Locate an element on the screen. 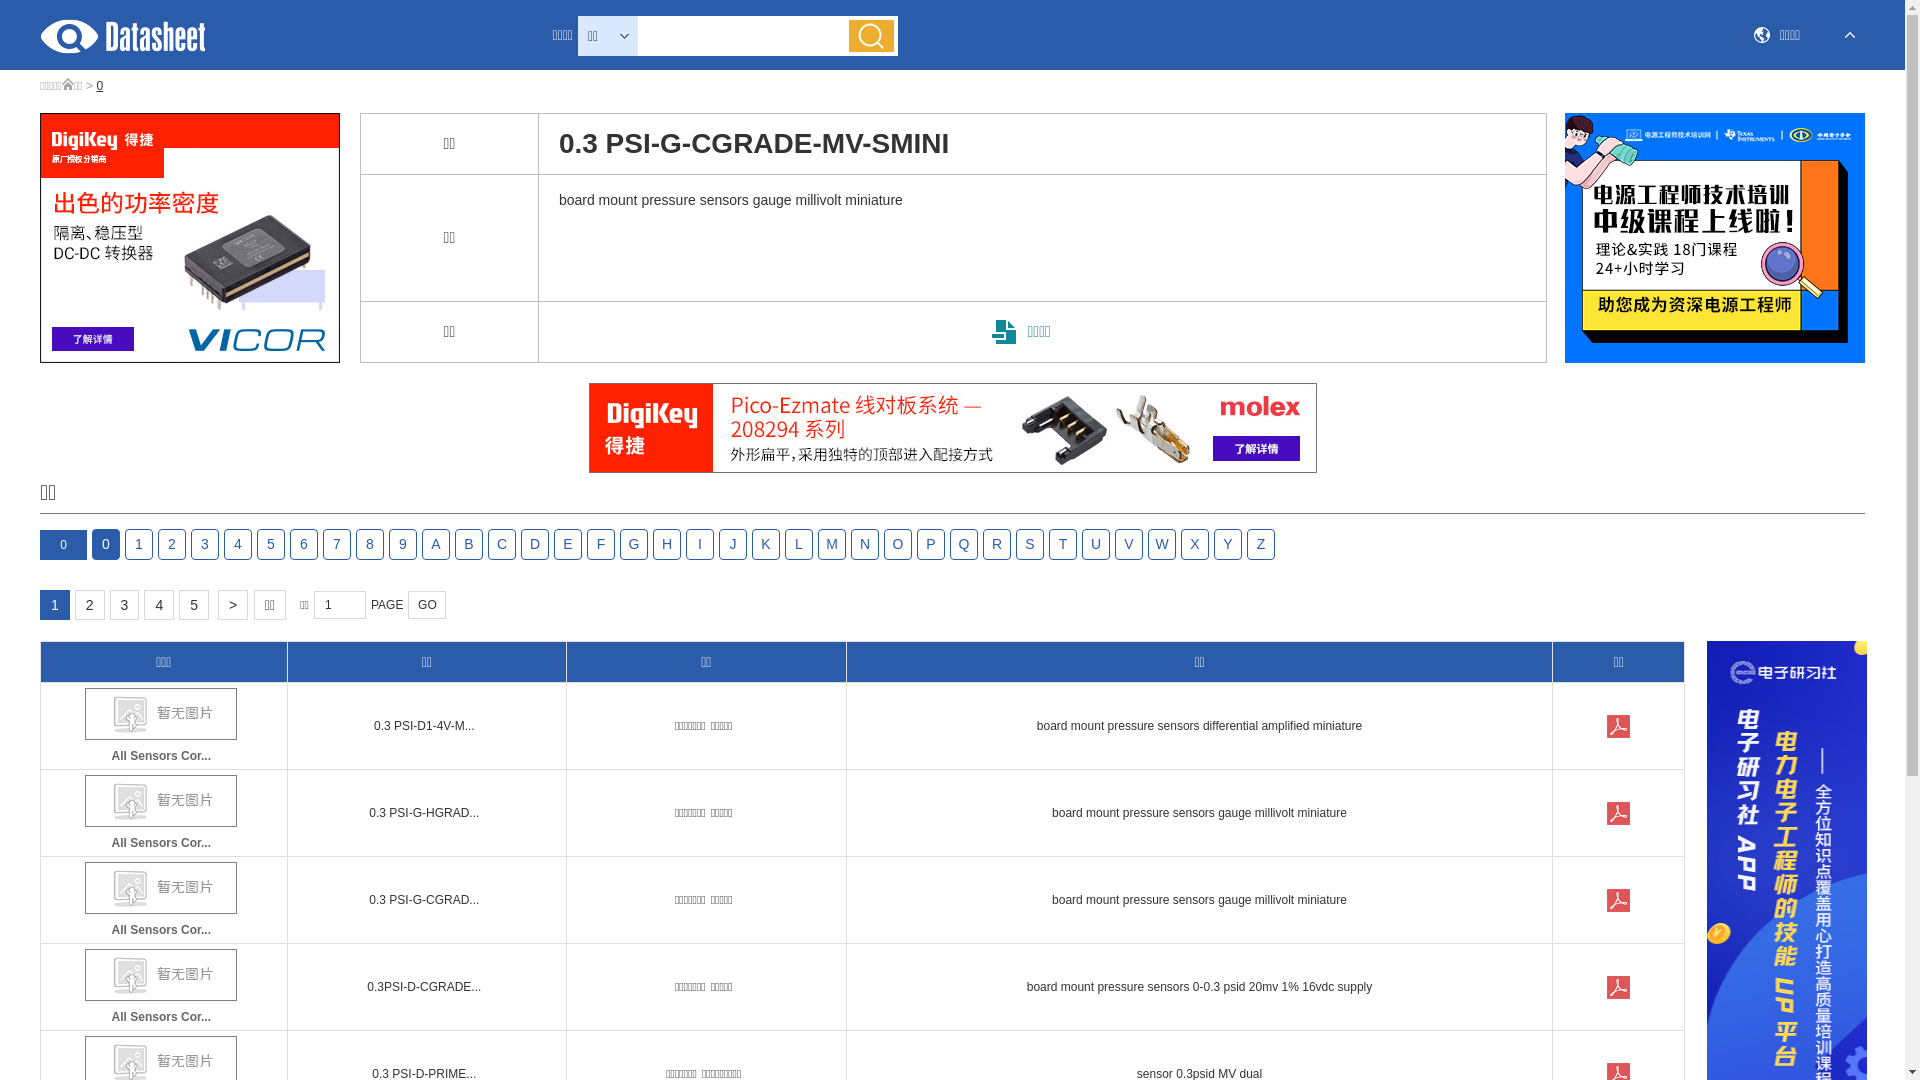  'P' is located at coordinates (915, 544).